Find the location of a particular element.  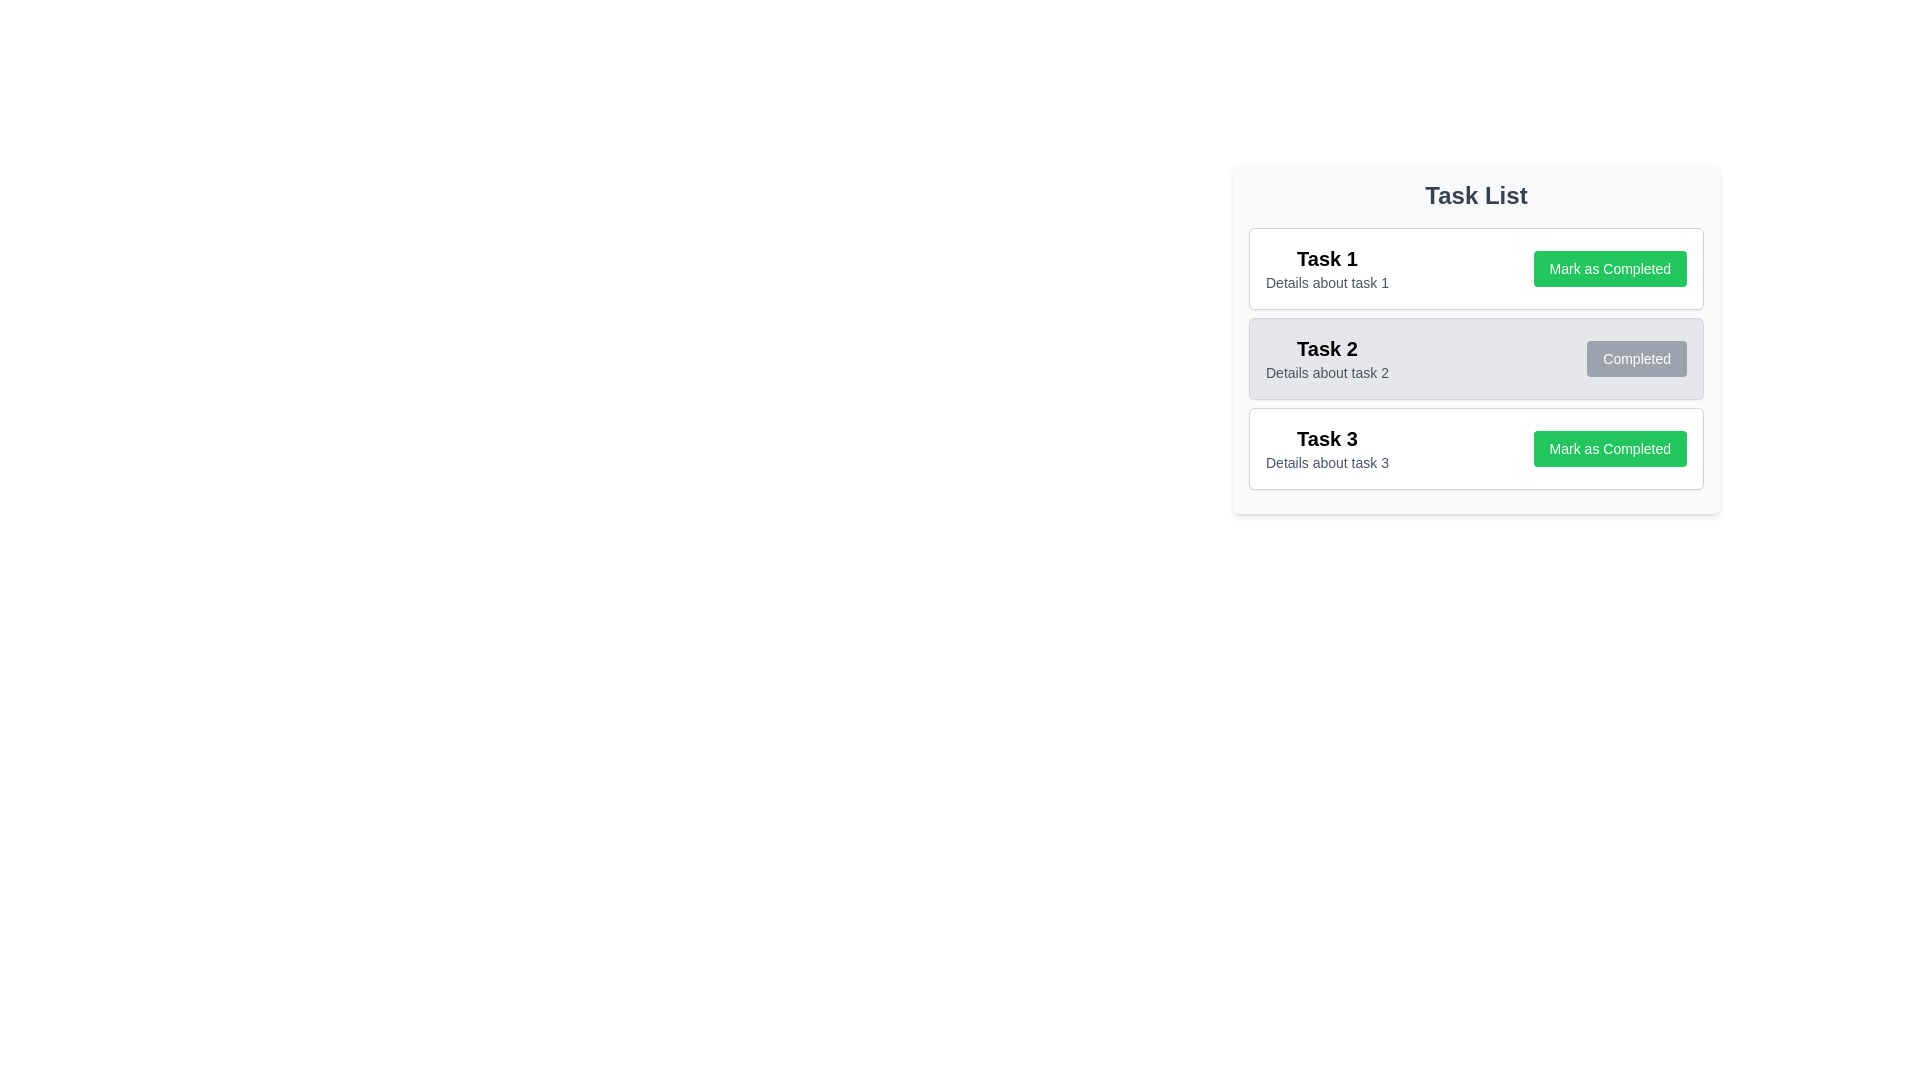

the 'Completed' button, which is a green rectangular button with white text, located in the second task entry of the 'Task List' is located at coordinates (1637, 357).